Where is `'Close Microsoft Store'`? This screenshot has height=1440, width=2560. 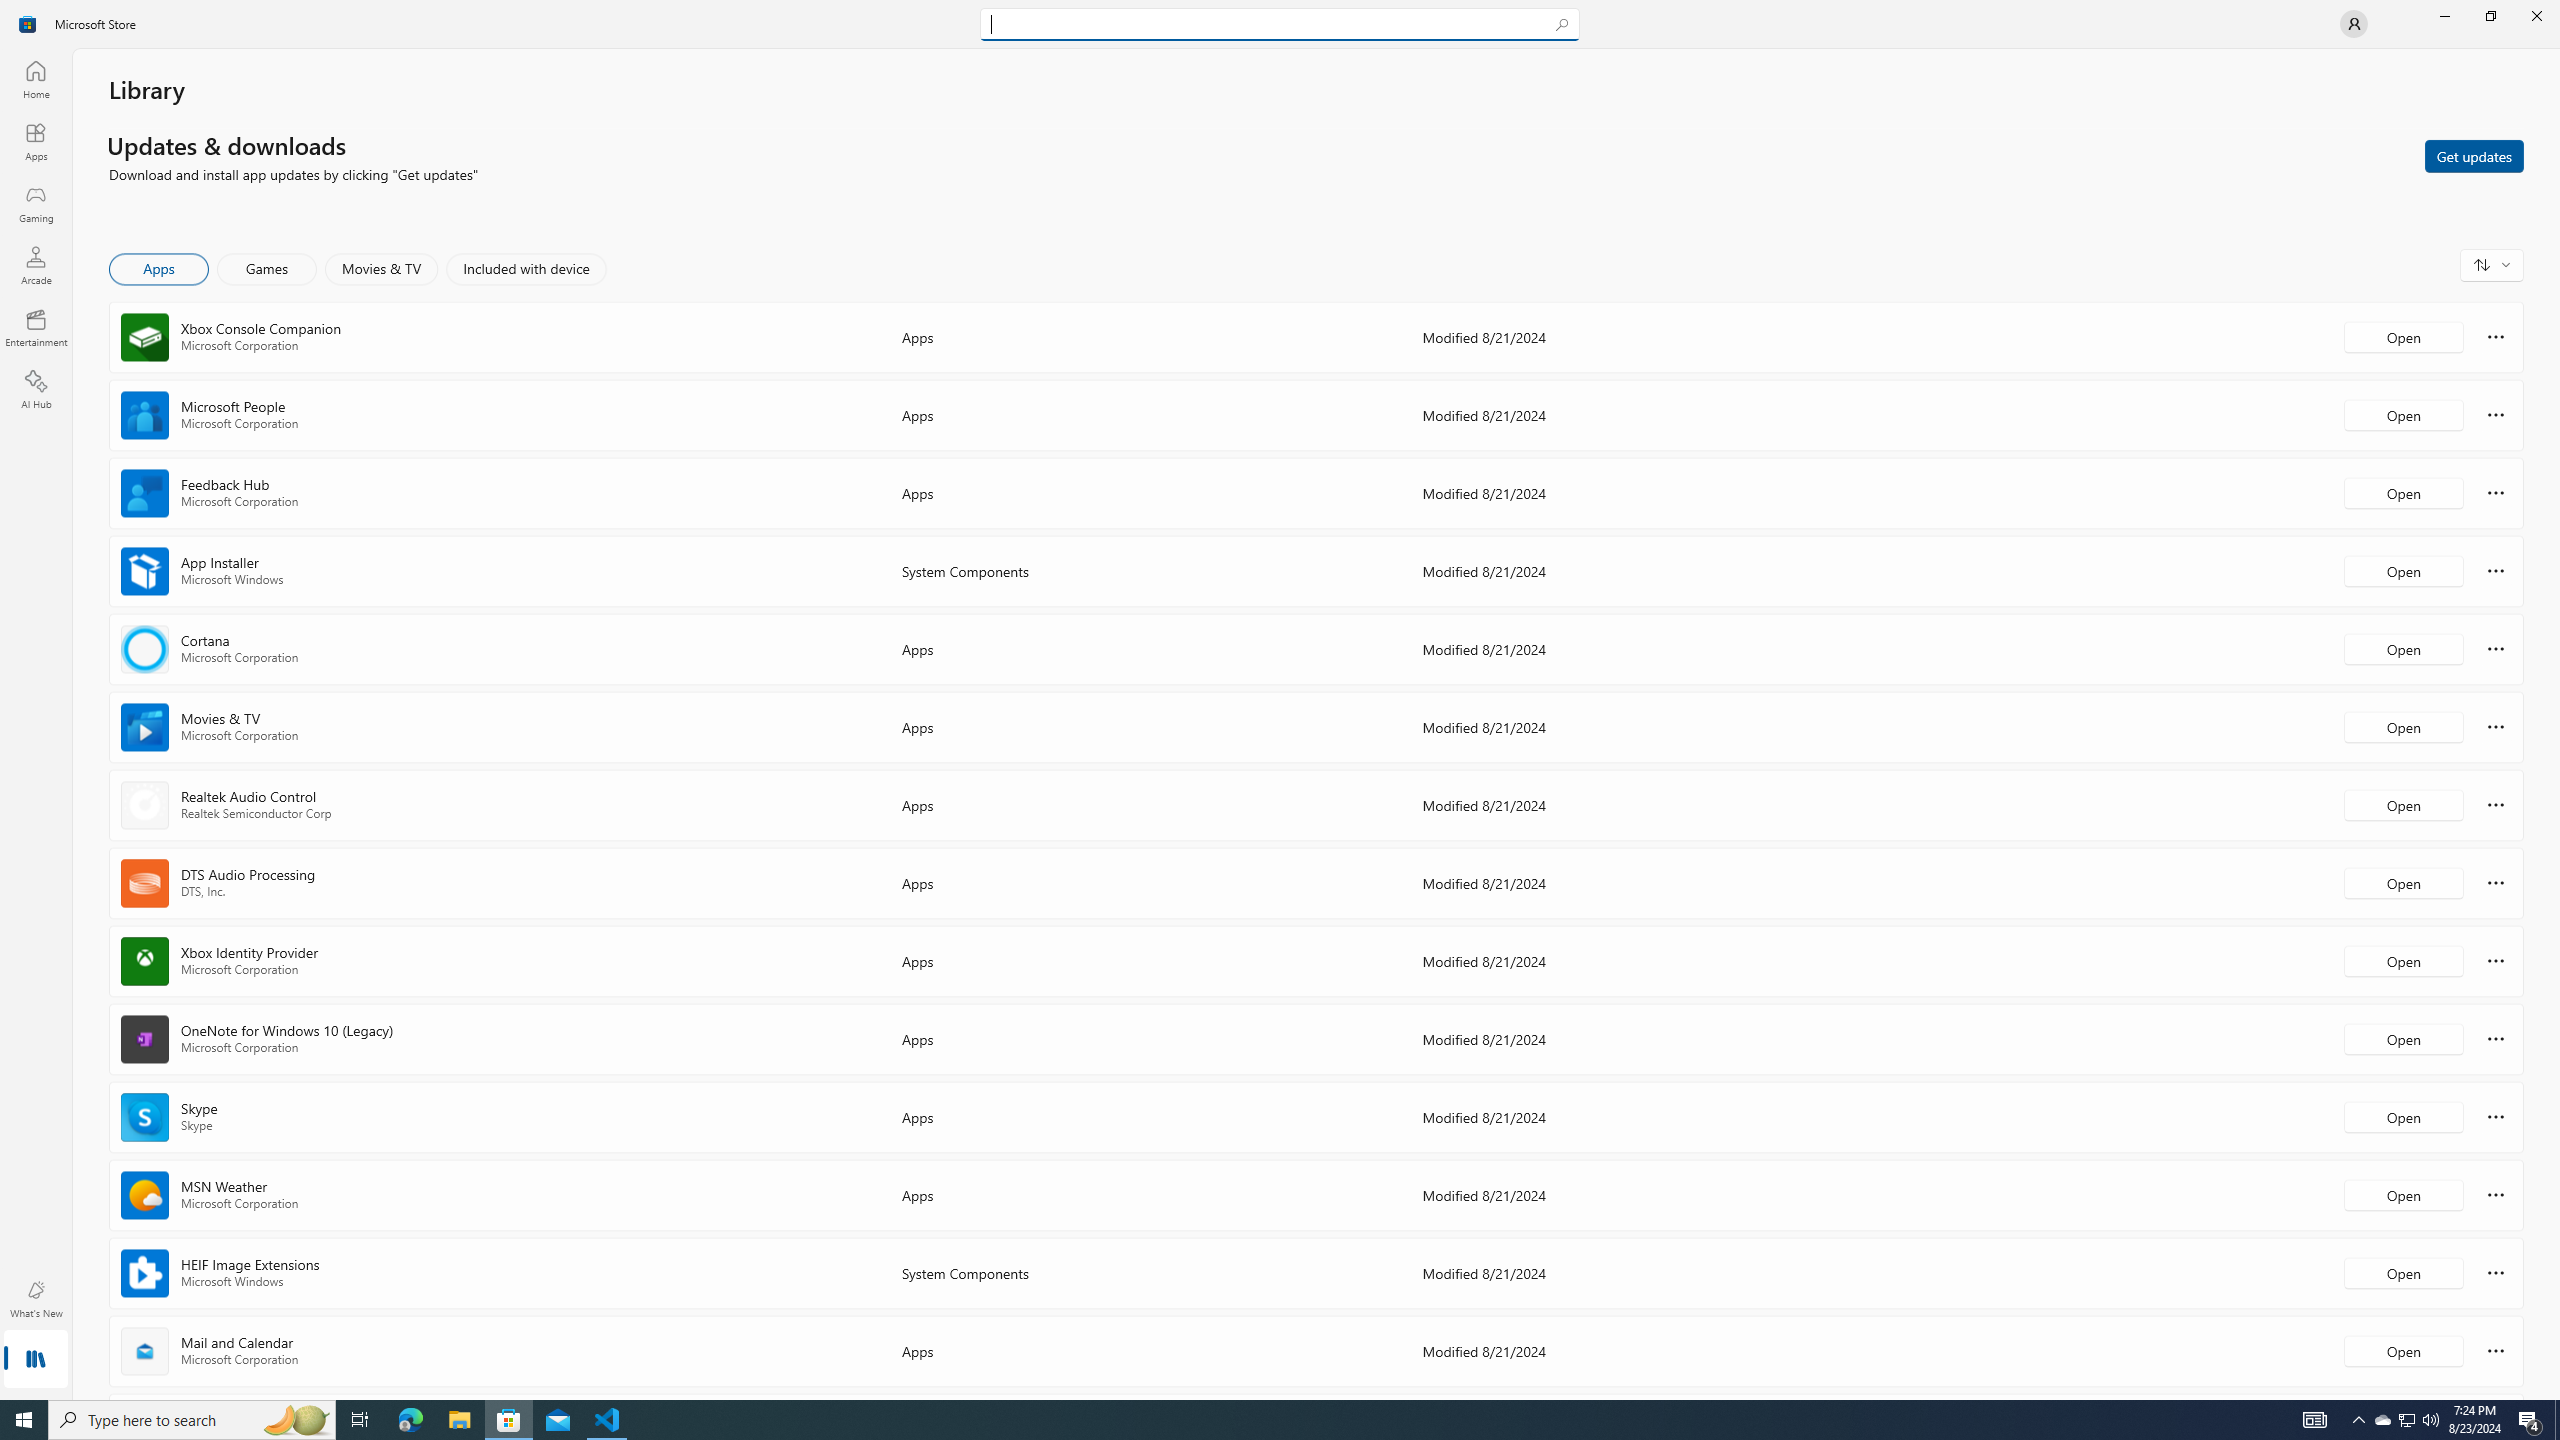
'Close Microsoft Store' is located at coordinates (2535, 15).